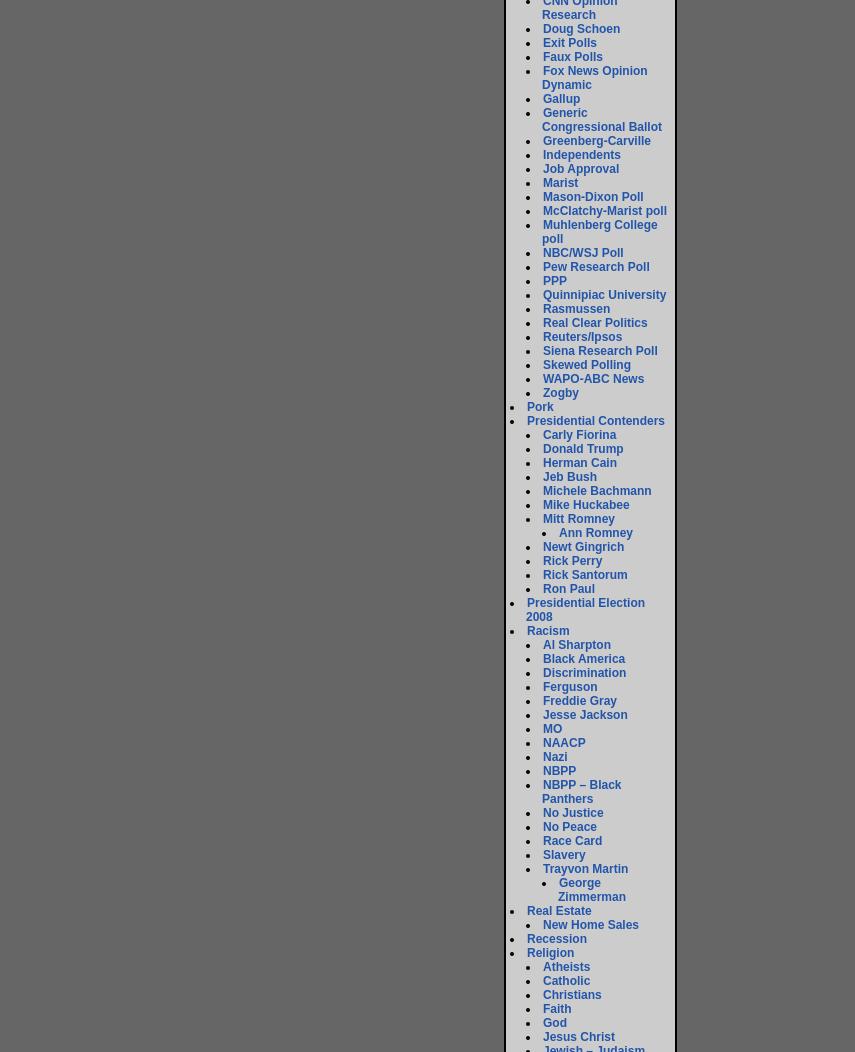  I want to click on 'Presidential Election 2008', so click(584, 608).